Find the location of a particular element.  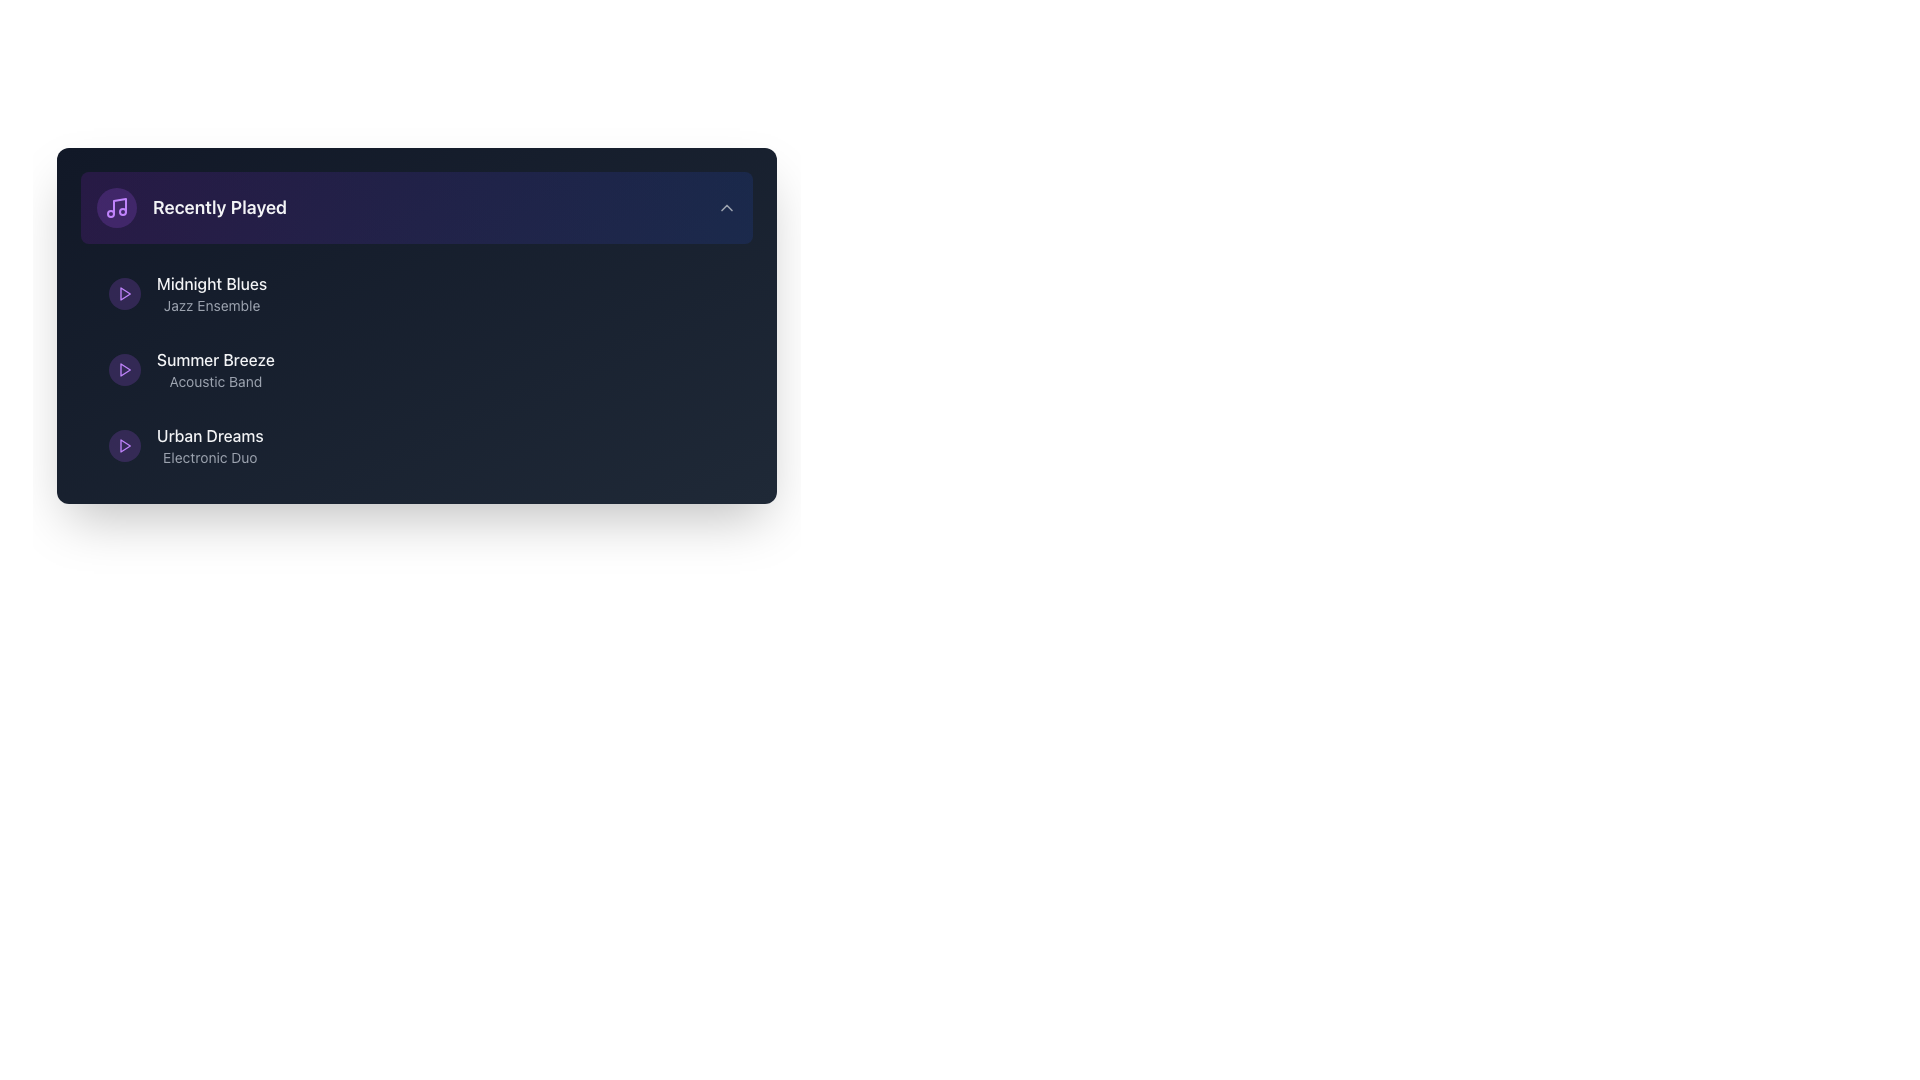

the play icon button located to the left of the 'Summer Breeze' media item to initiate playback is located at coordinates (123, 370).